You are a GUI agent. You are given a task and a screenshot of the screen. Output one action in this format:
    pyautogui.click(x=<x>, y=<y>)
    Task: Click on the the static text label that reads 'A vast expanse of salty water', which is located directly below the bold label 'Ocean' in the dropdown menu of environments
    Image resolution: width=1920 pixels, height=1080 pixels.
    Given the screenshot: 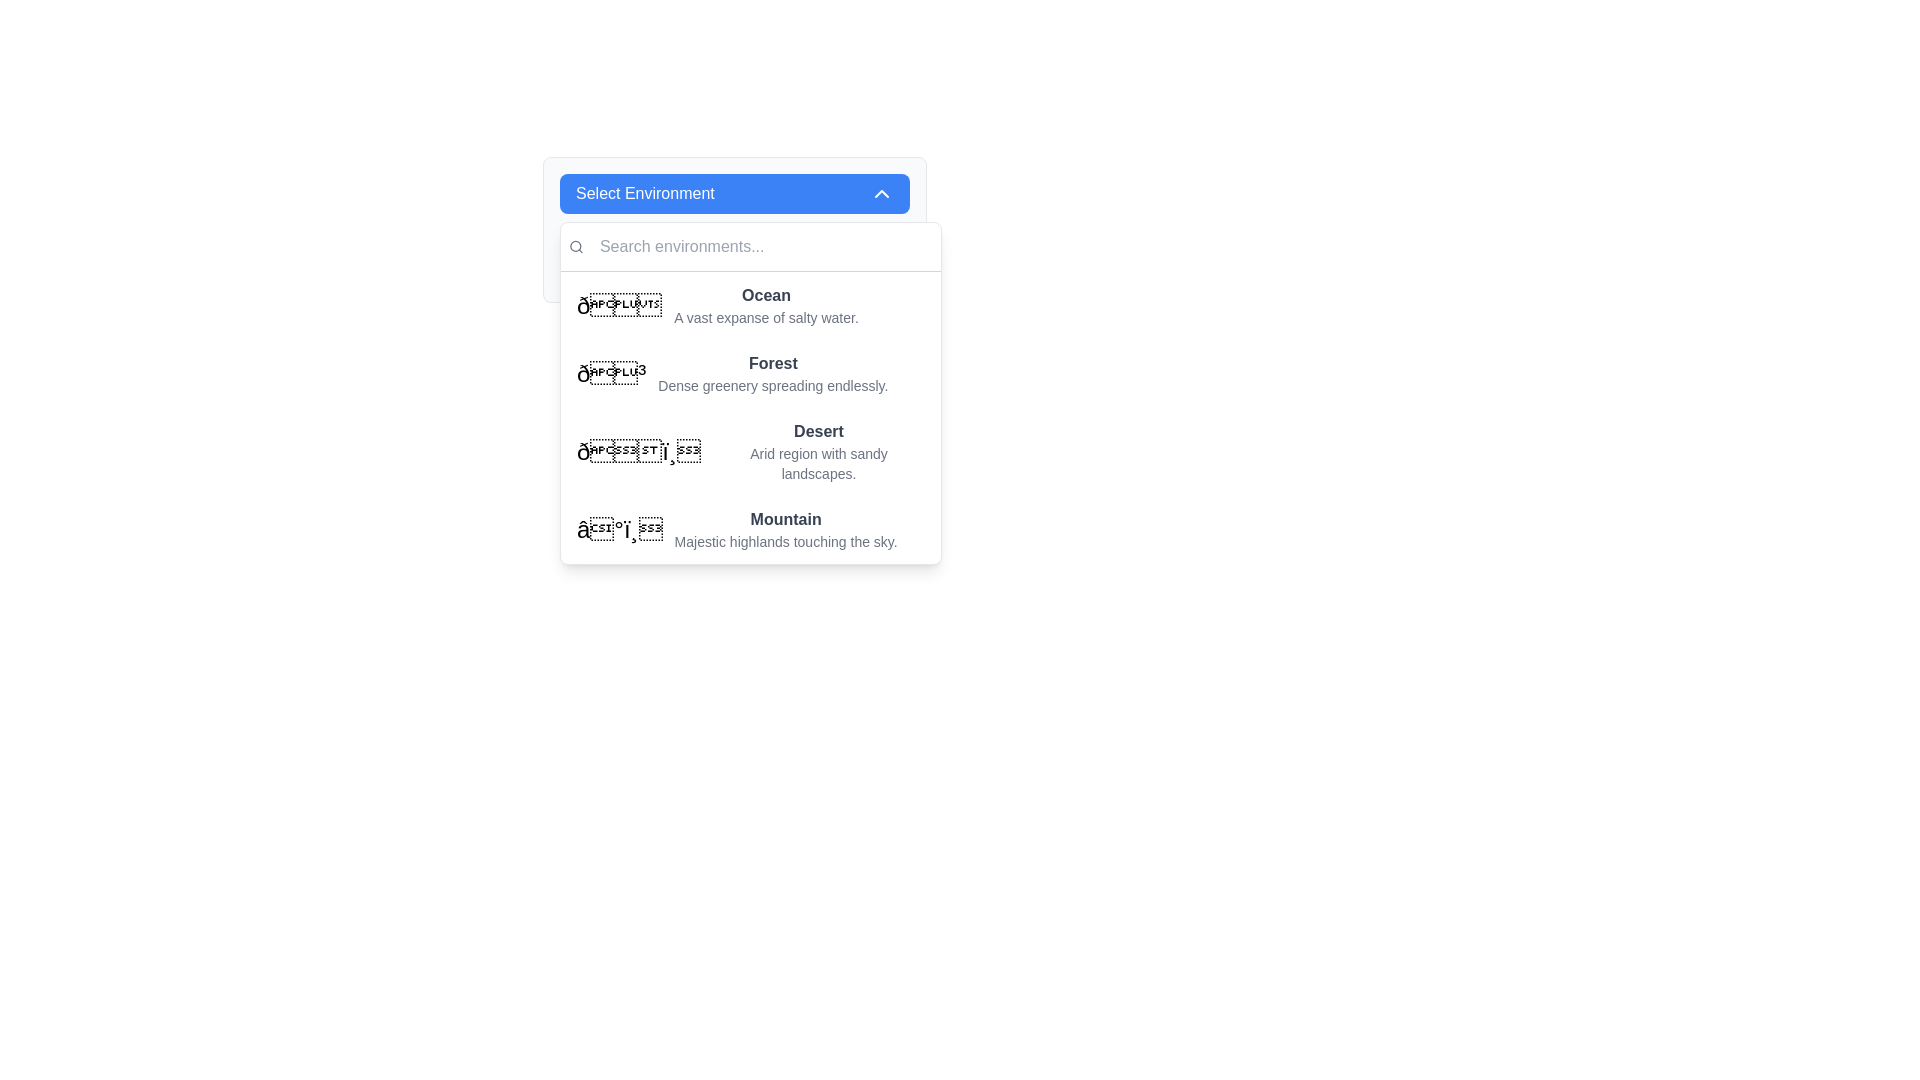 What is the action you would take?
    pyautogui.click(x=765, y=316)
    